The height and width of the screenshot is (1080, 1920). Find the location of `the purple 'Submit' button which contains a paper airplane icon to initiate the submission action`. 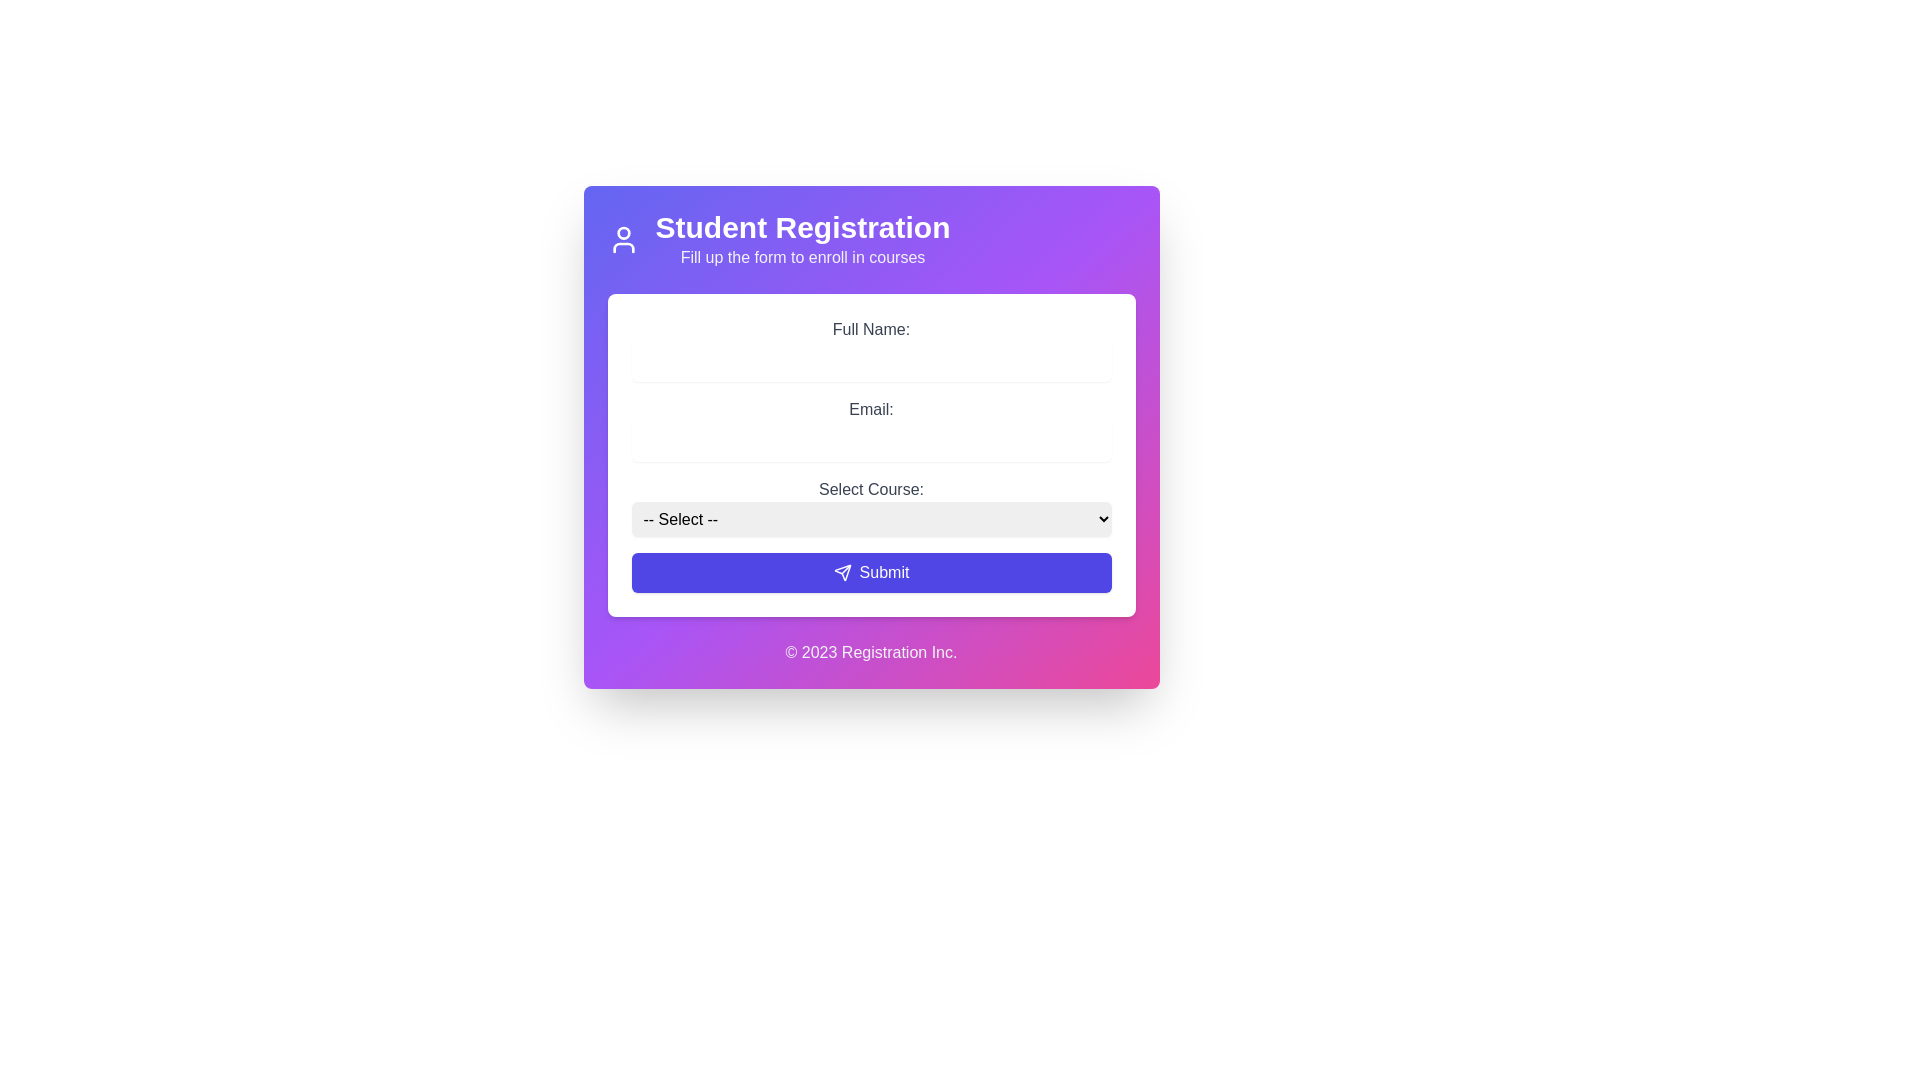

the purple 'Submit' button which contains a paper airplane icon to initiate the submission action is located at coordinates (842, 573).